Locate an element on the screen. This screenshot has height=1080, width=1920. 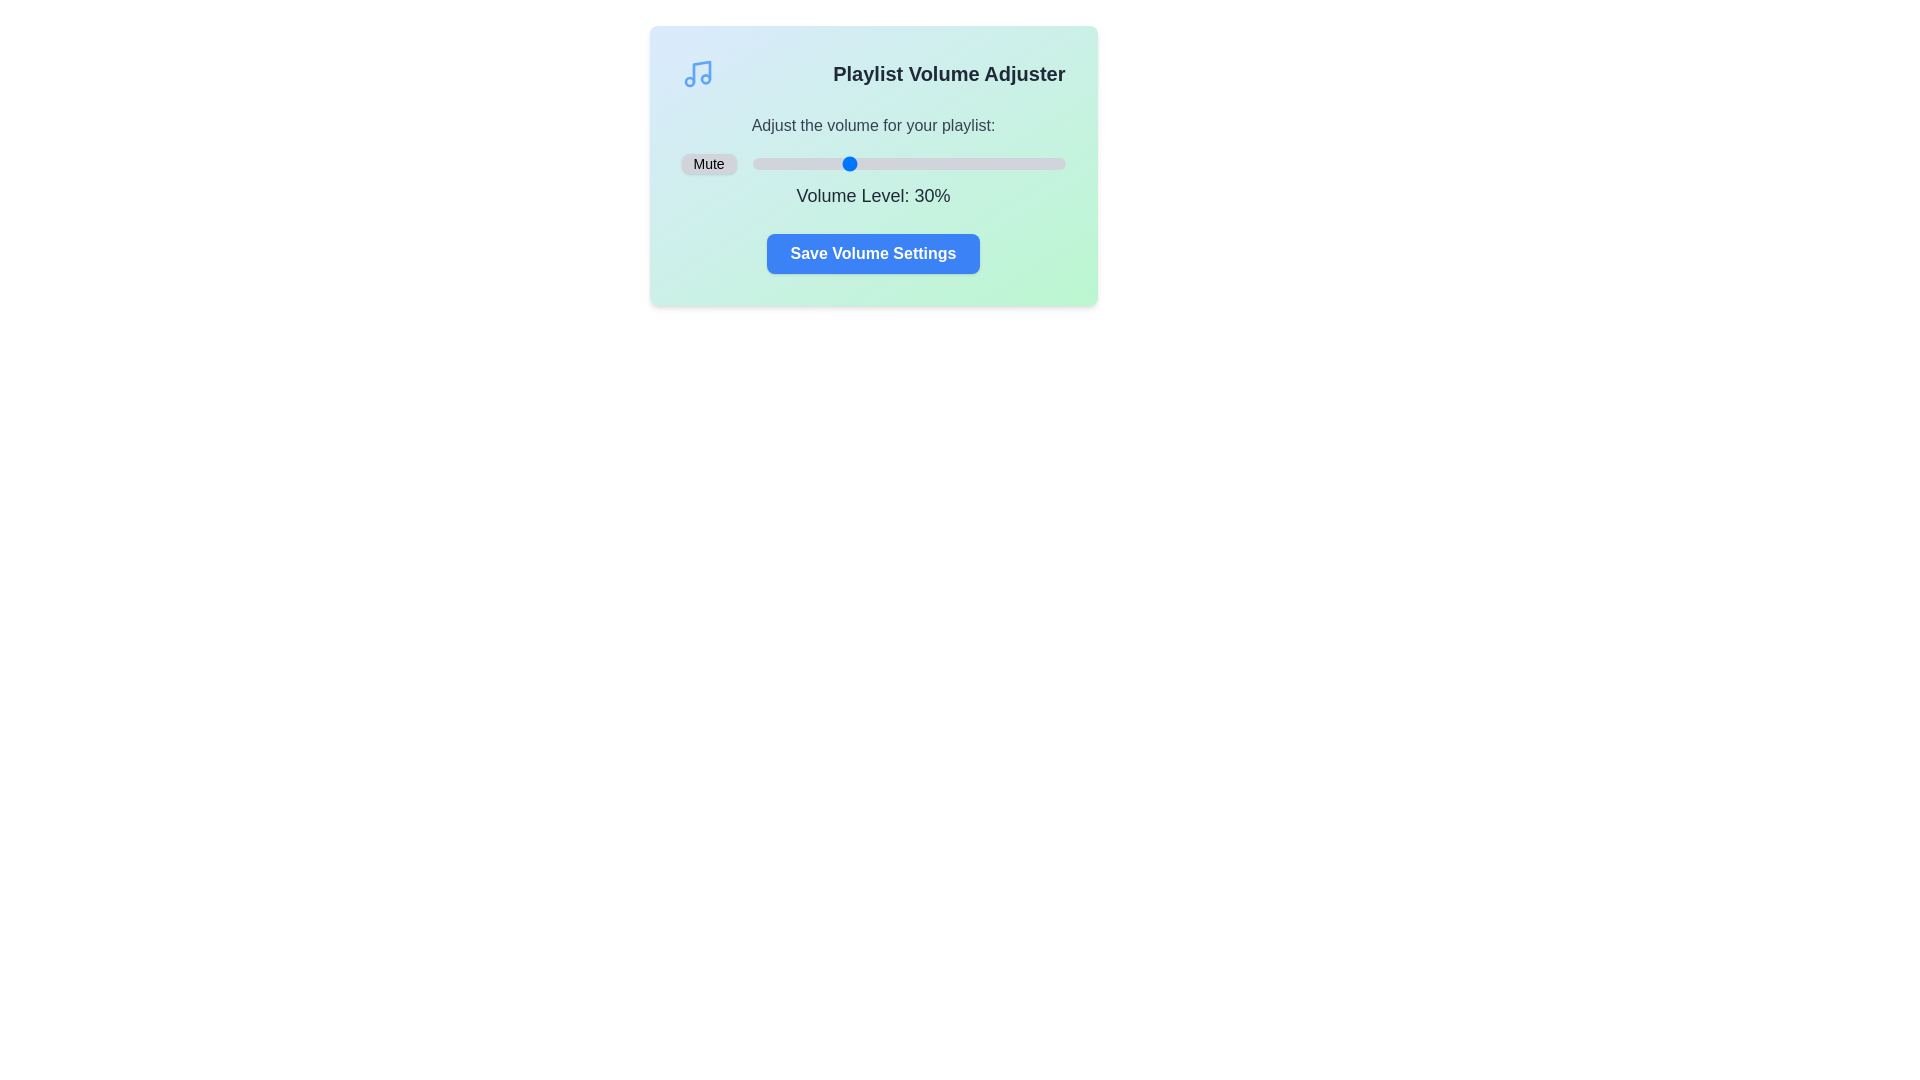
the volume slider to set the volume to 75% is located at coordinates (987, 163).